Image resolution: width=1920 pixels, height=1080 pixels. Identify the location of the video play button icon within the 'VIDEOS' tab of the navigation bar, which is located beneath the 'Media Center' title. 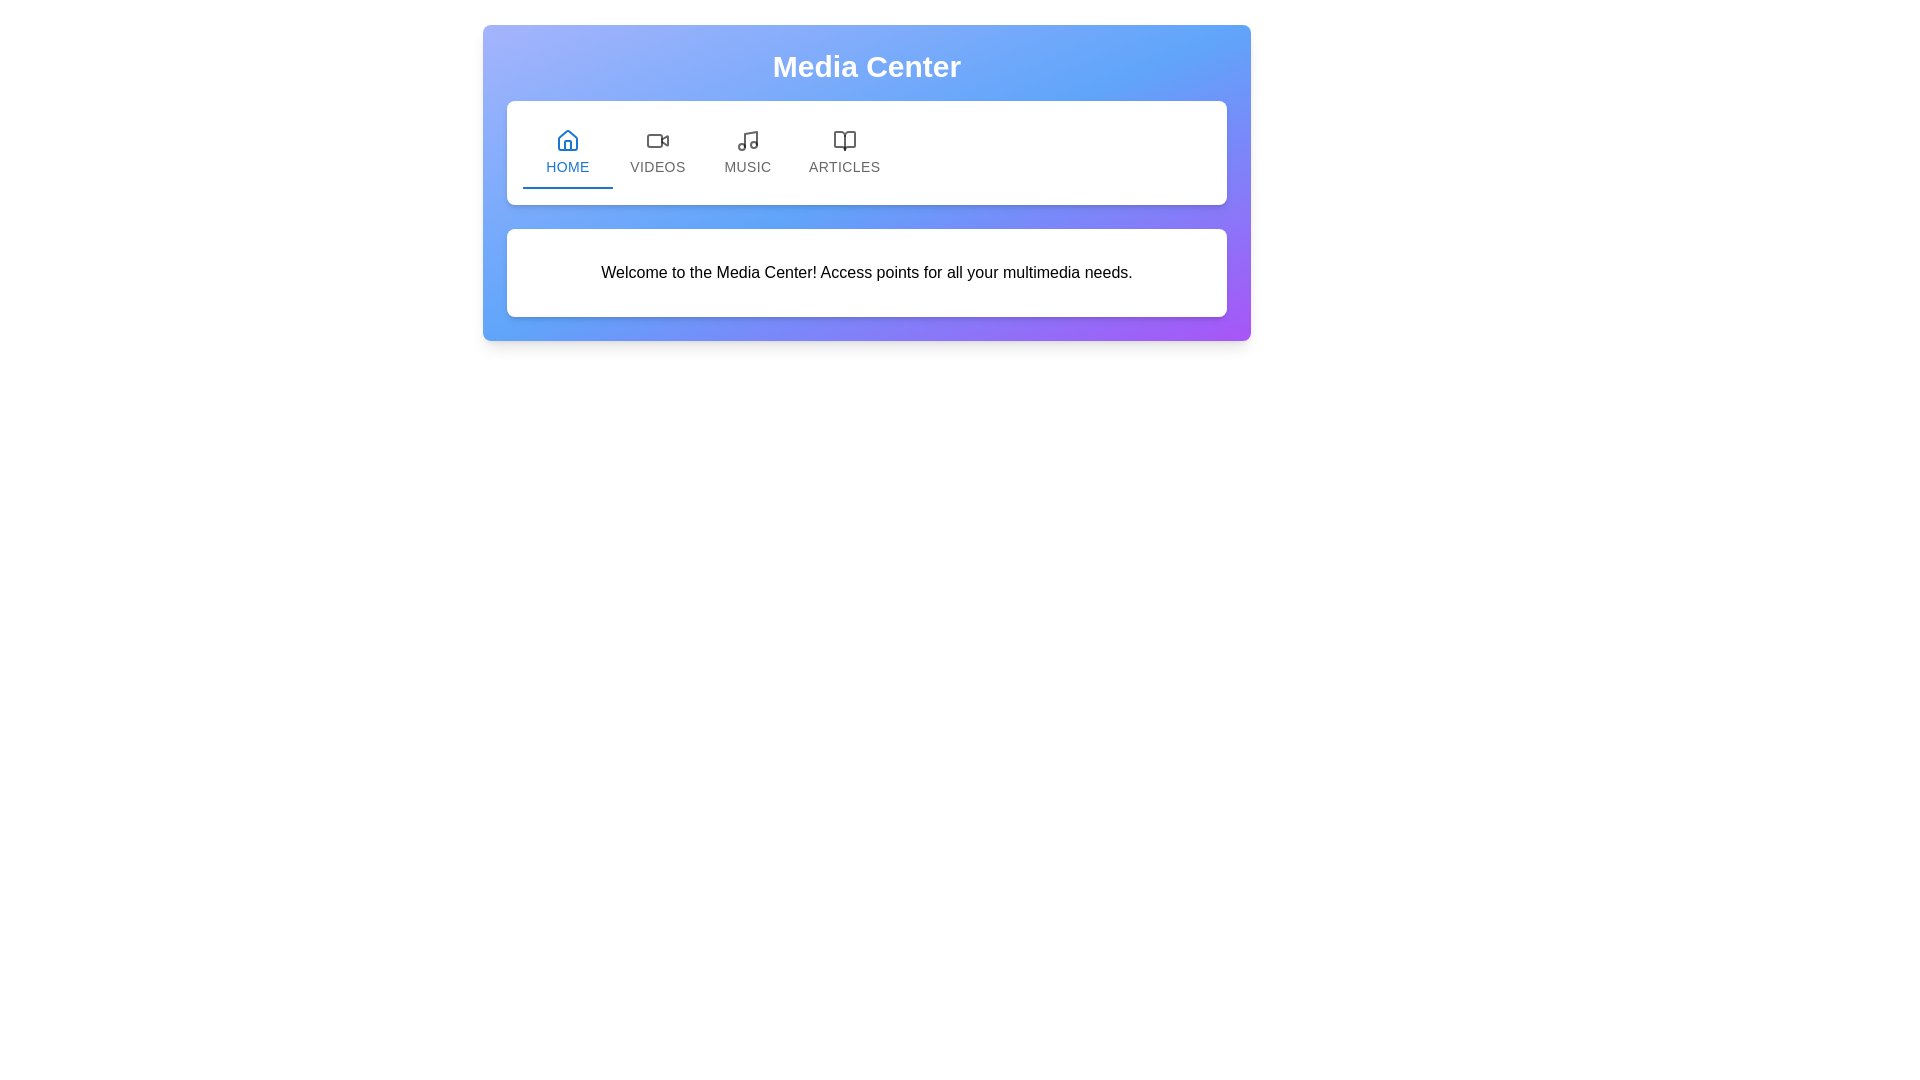
(665, 140).